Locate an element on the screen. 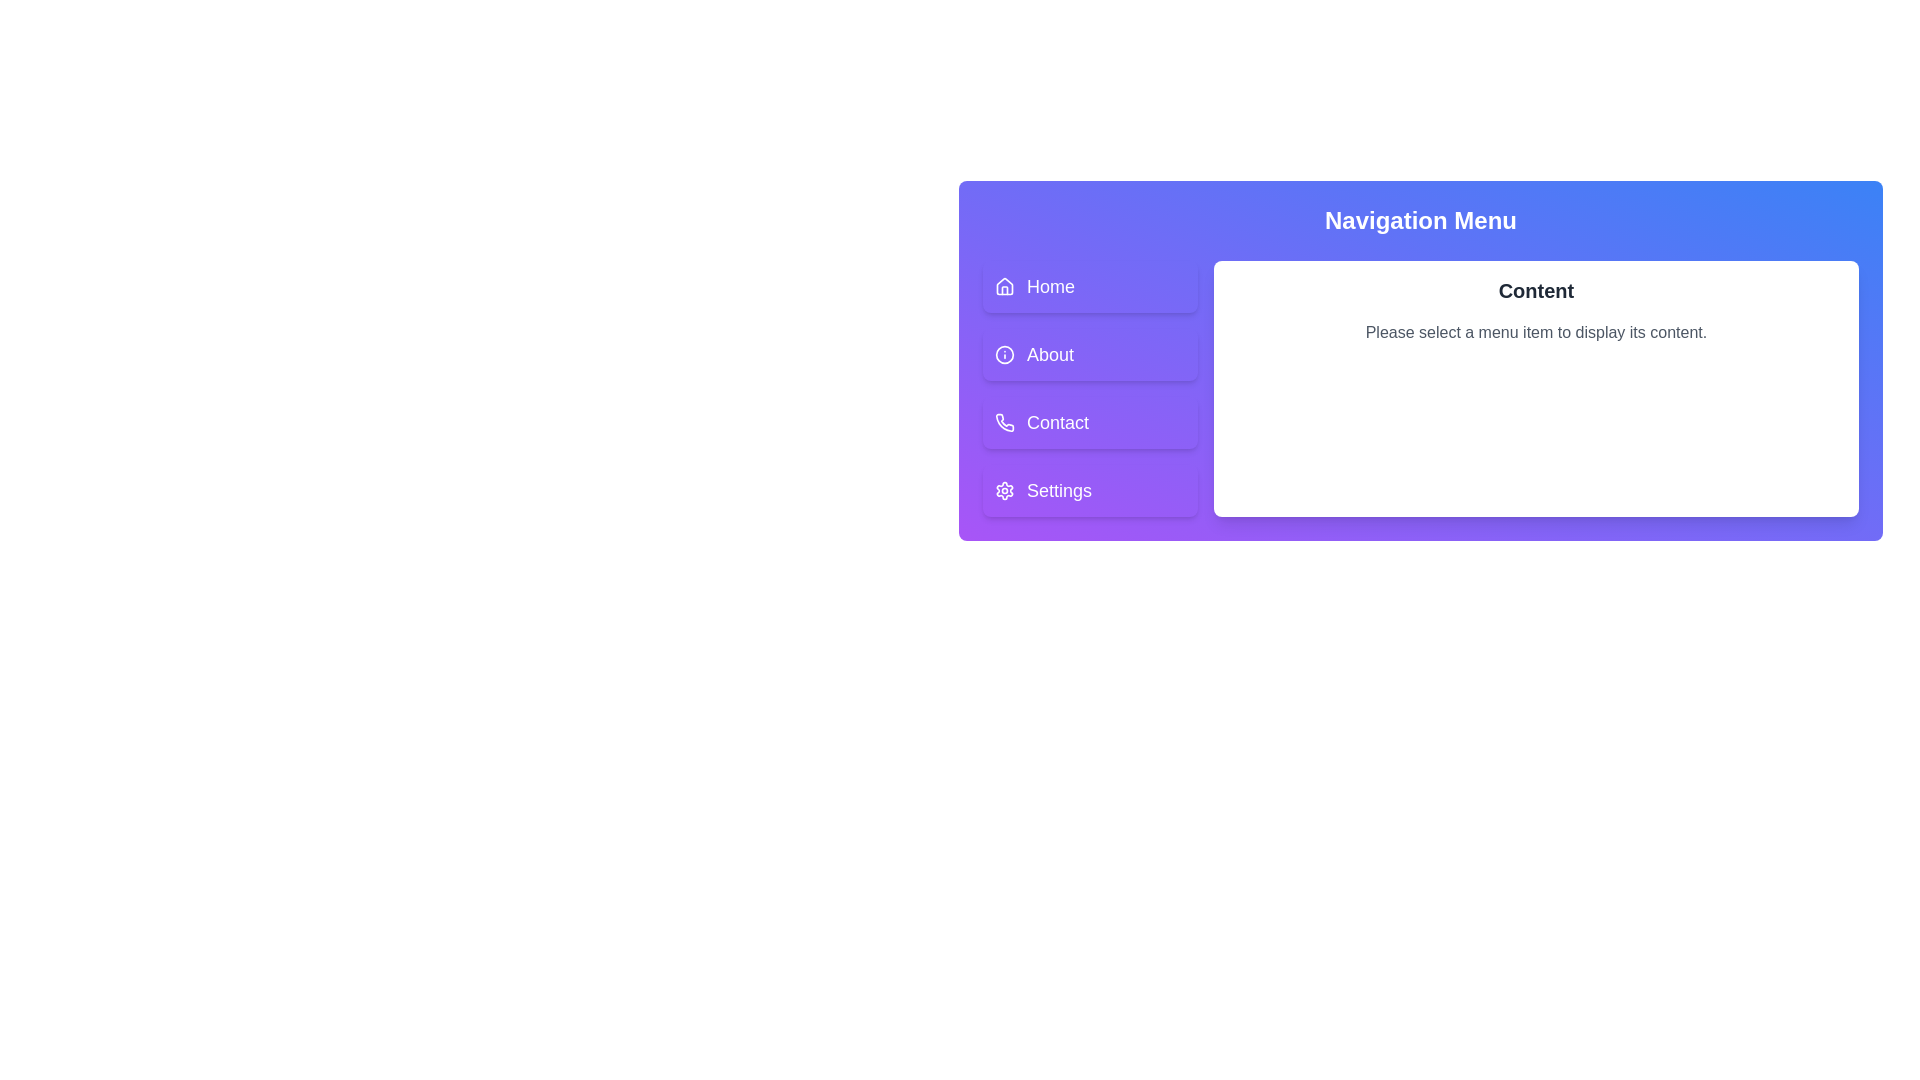 This screenshot has height=1080, width=1920. the information indicator icon that precedes the 'About' menu item, which is the second item in the vertical menu sequence is located at coordinates (1004, 353).